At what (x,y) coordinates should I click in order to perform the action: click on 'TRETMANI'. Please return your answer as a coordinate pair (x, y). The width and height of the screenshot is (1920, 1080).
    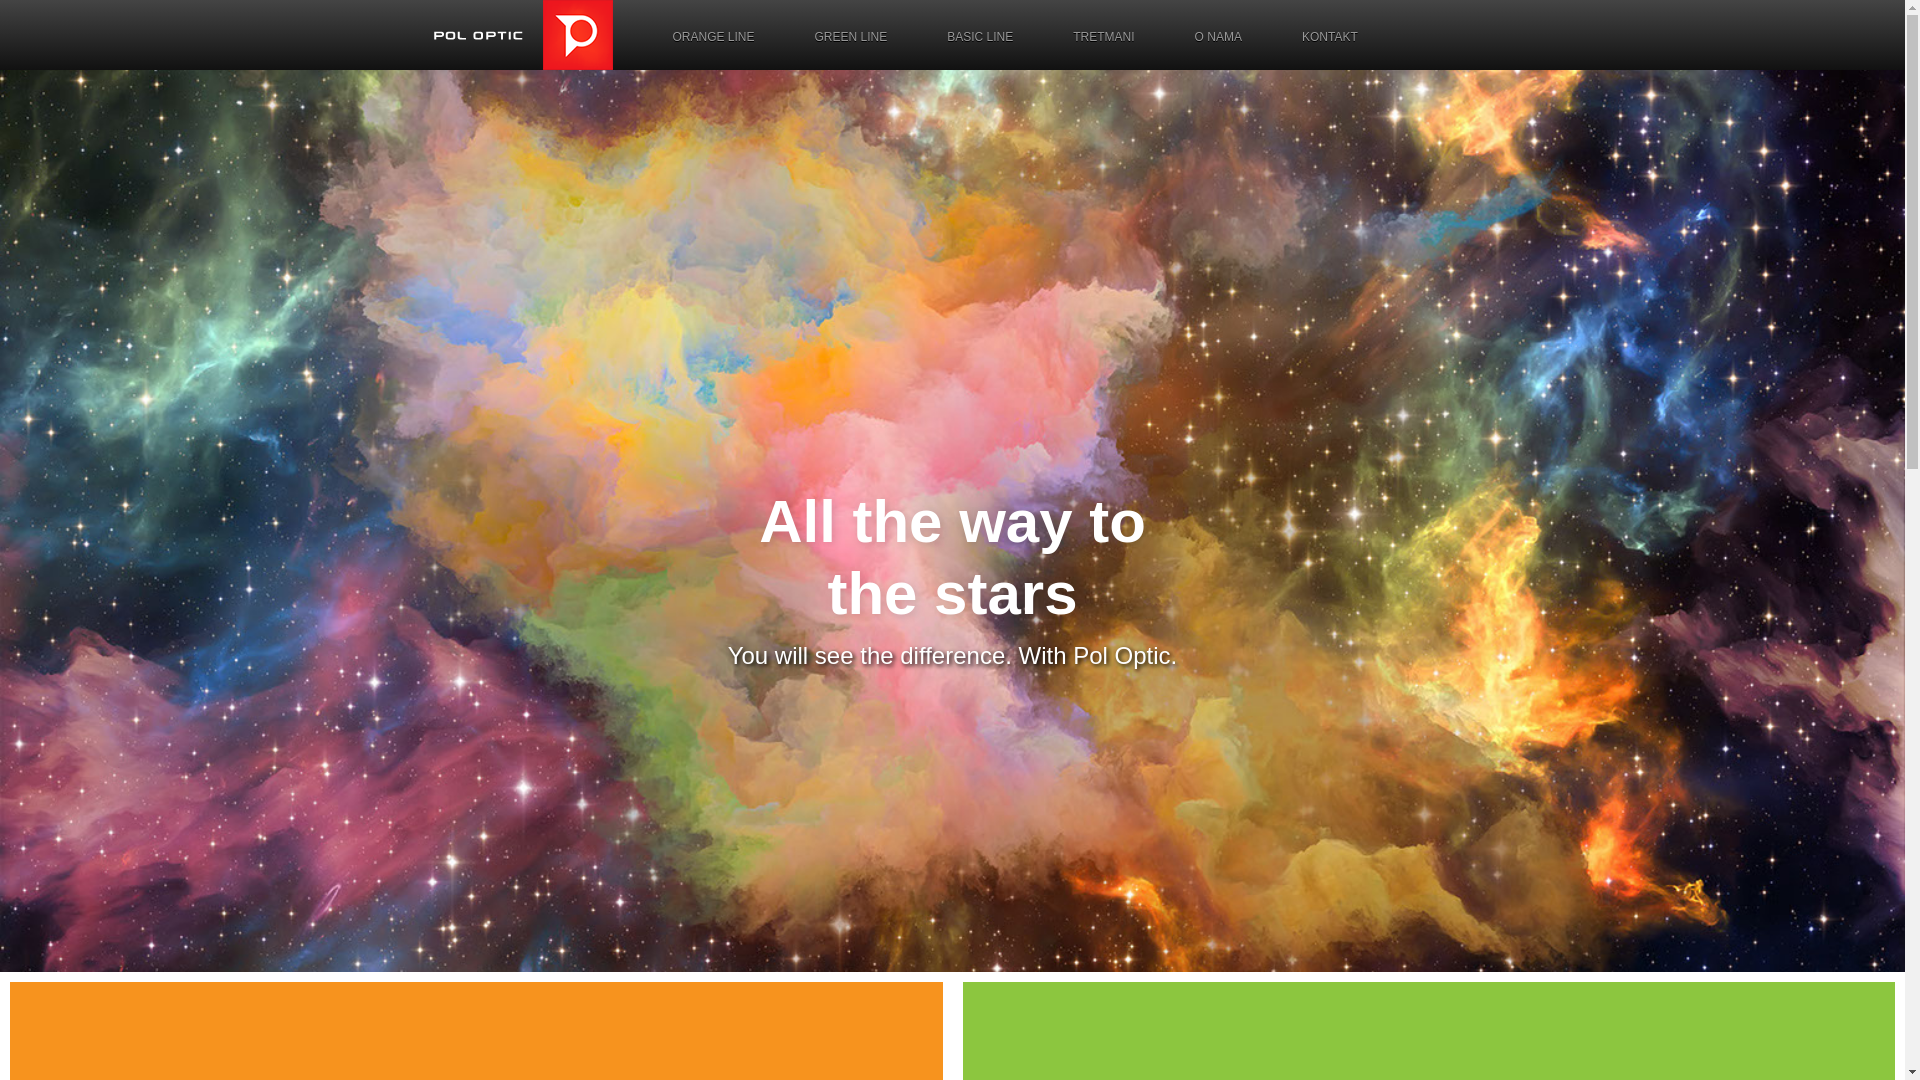
    Looking at the image, I should click on (1102, 37).